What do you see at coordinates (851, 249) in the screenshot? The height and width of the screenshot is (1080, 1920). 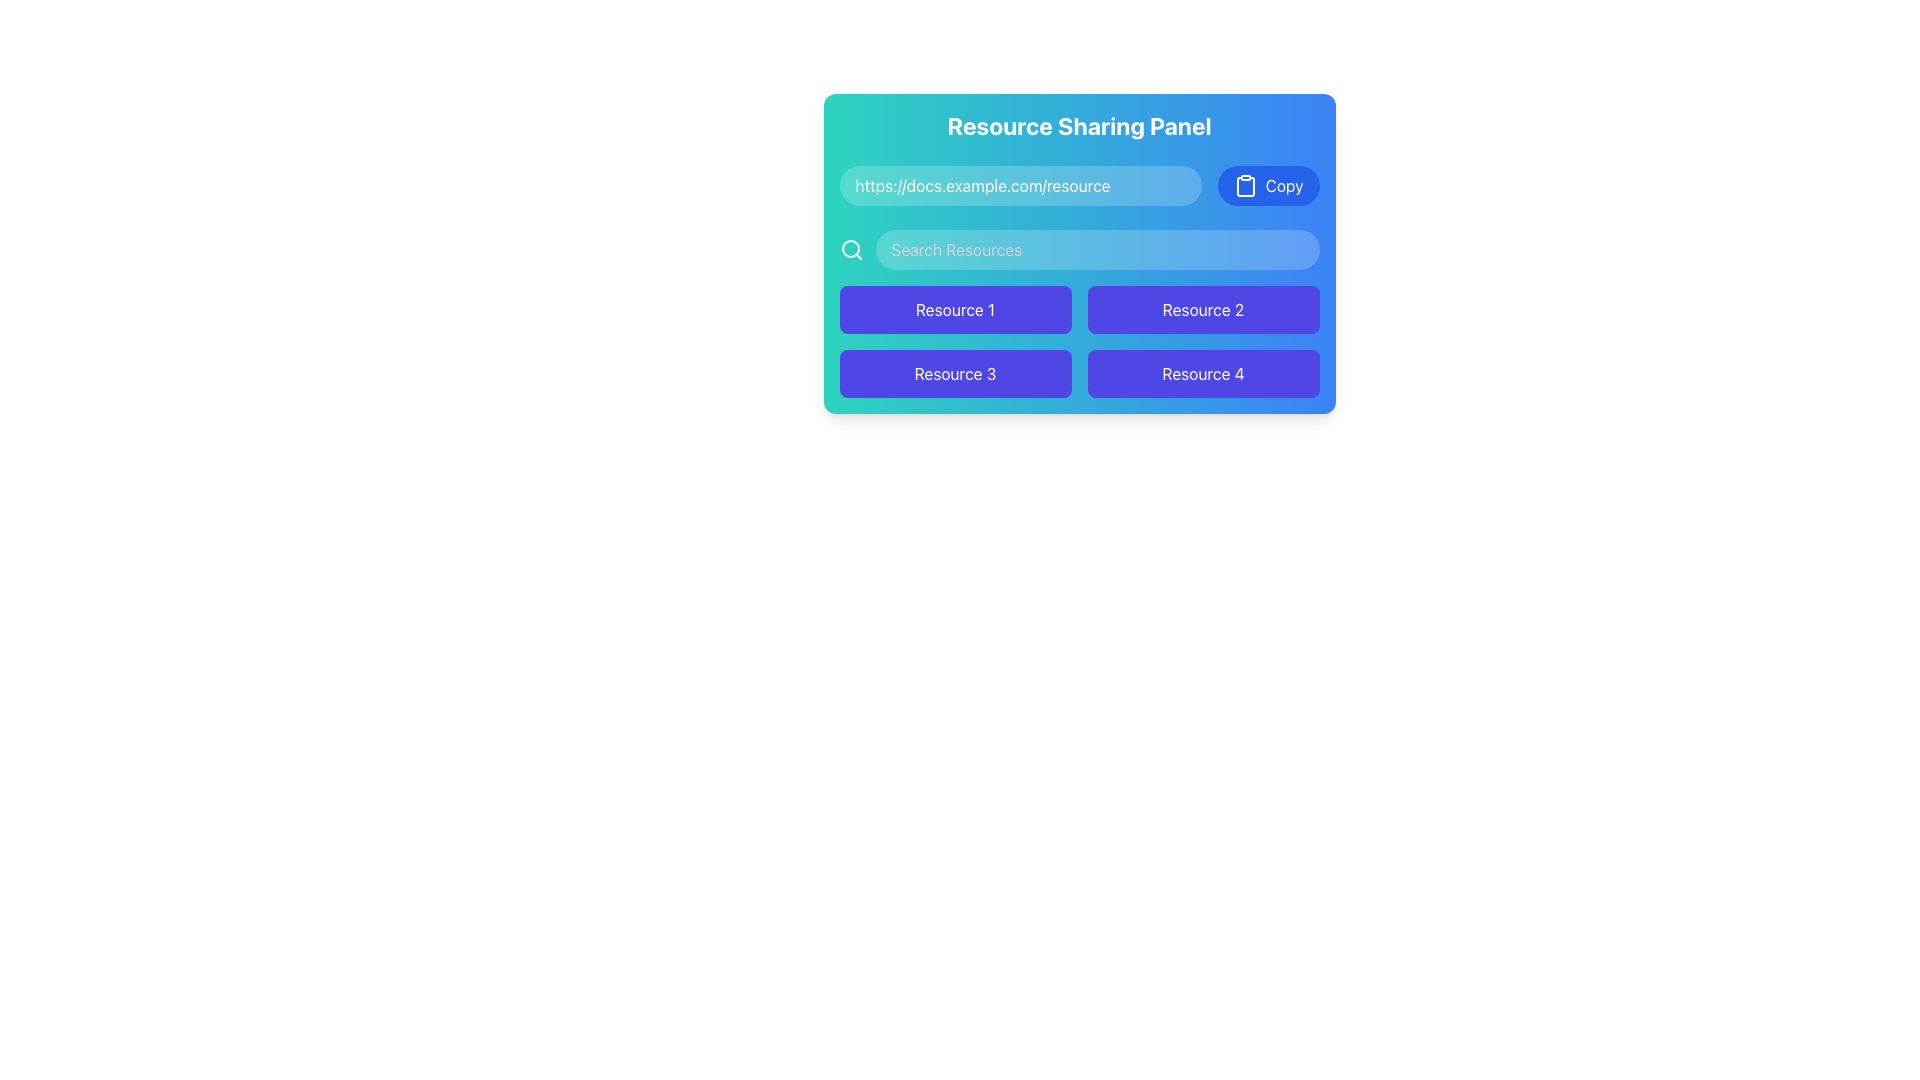 I see `the magnifying glass icon button located` at bounding box center [851, 249].